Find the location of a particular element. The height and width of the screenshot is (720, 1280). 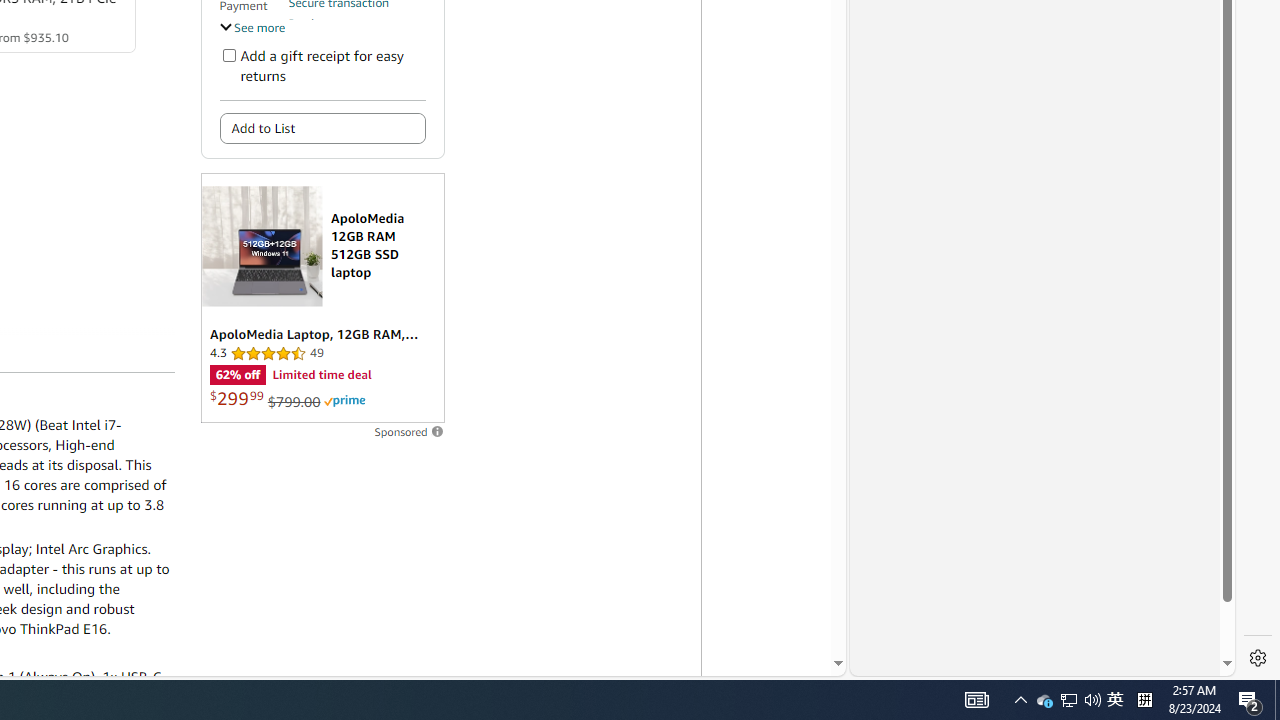

'See more' is located at coordinates (251, 27).